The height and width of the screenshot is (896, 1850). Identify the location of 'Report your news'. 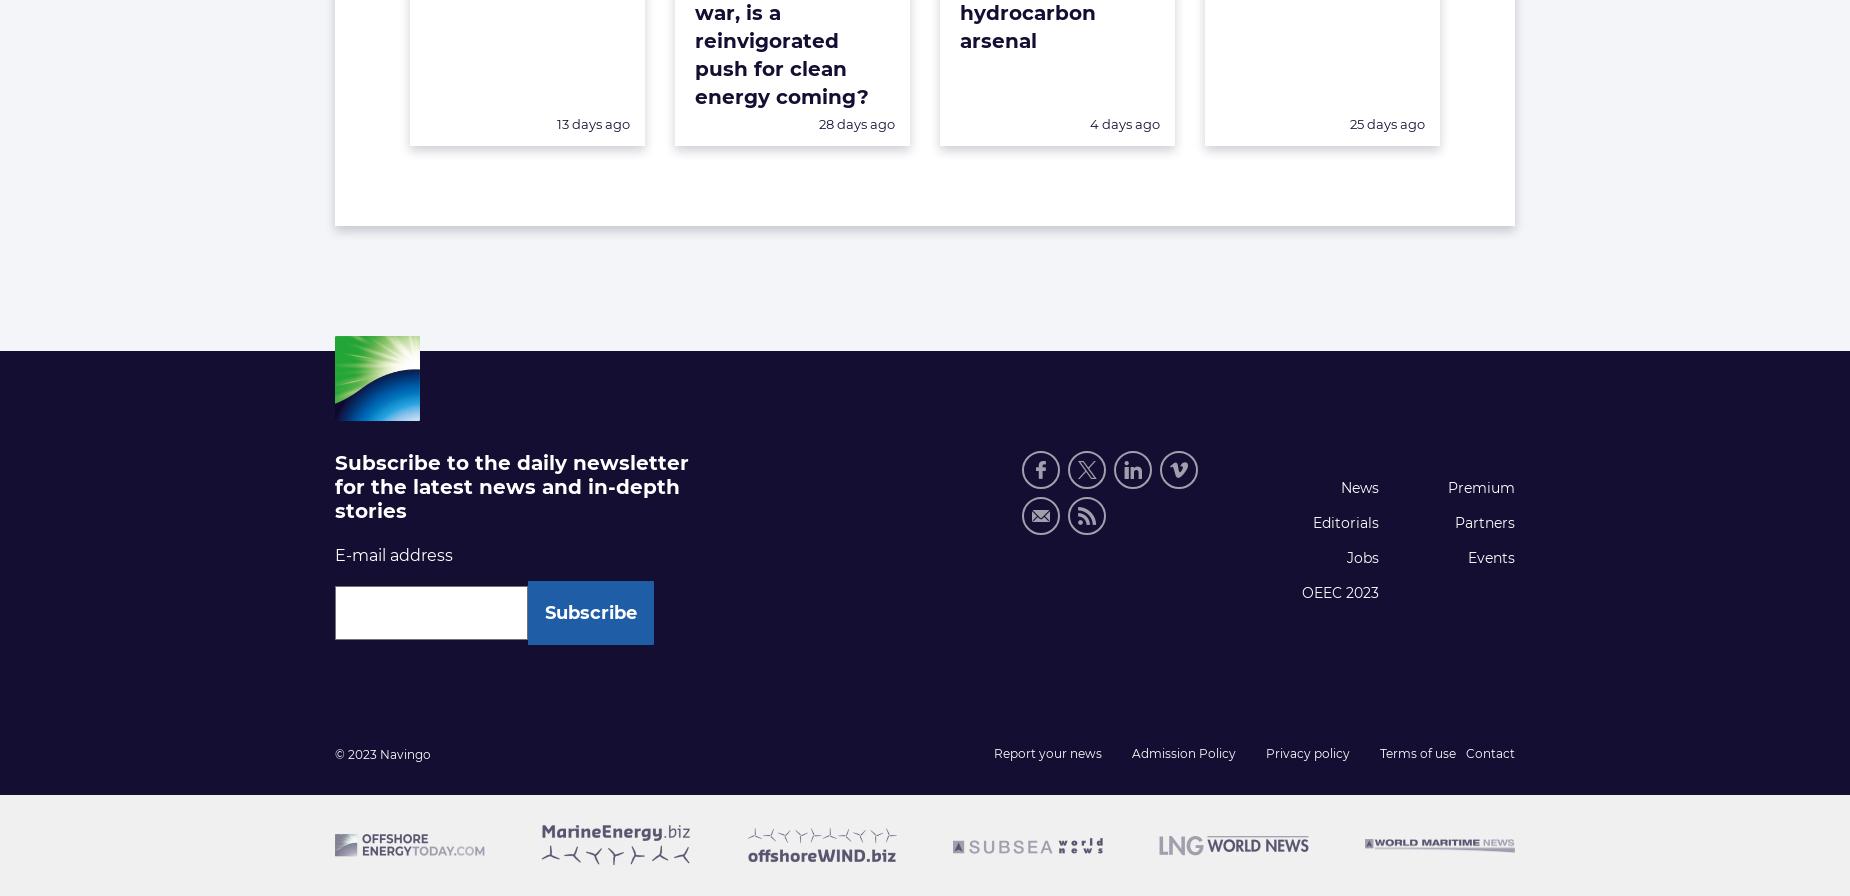
(1047, 753).